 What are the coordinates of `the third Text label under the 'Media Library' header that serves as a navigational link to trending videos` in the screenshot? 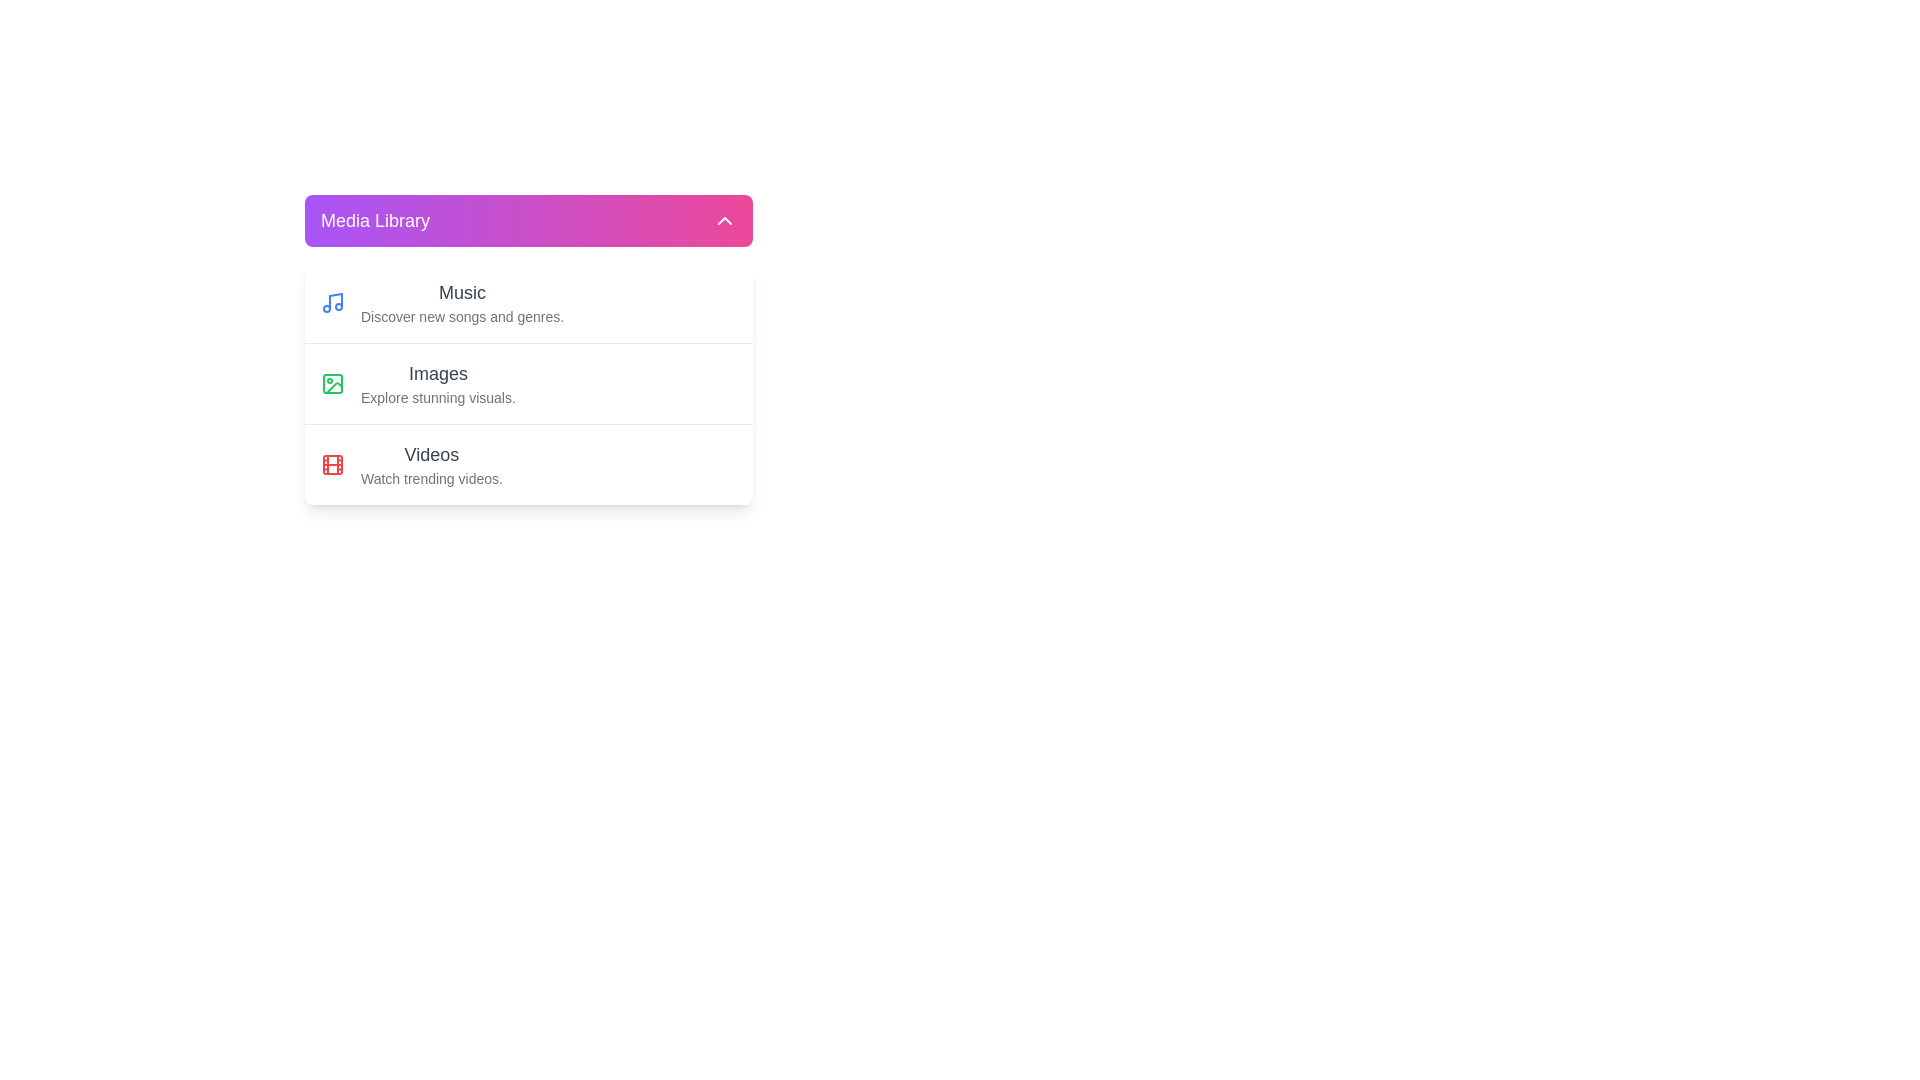 It's located at (431, 465).